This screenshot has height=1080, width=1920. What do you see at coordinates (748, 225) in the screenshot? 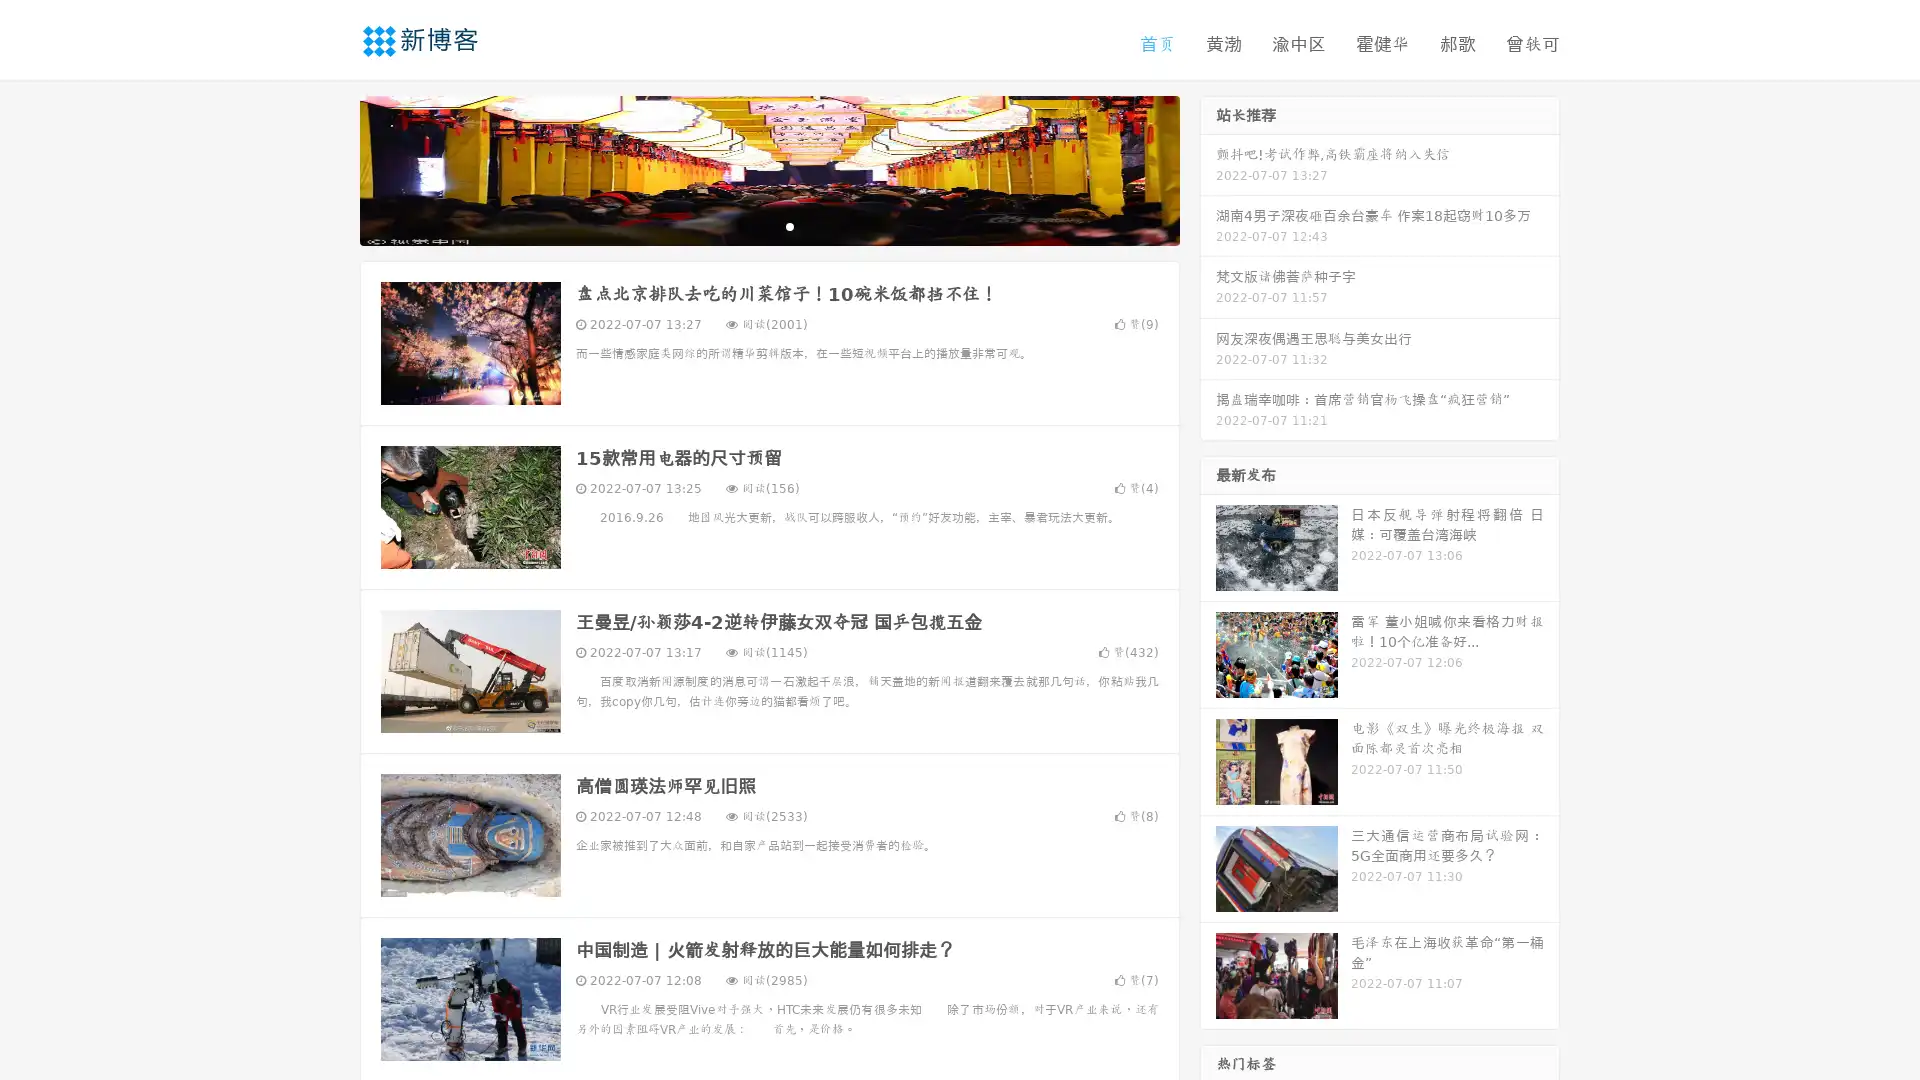
I see `Go to slide 1` at bounding box center [748, 225].